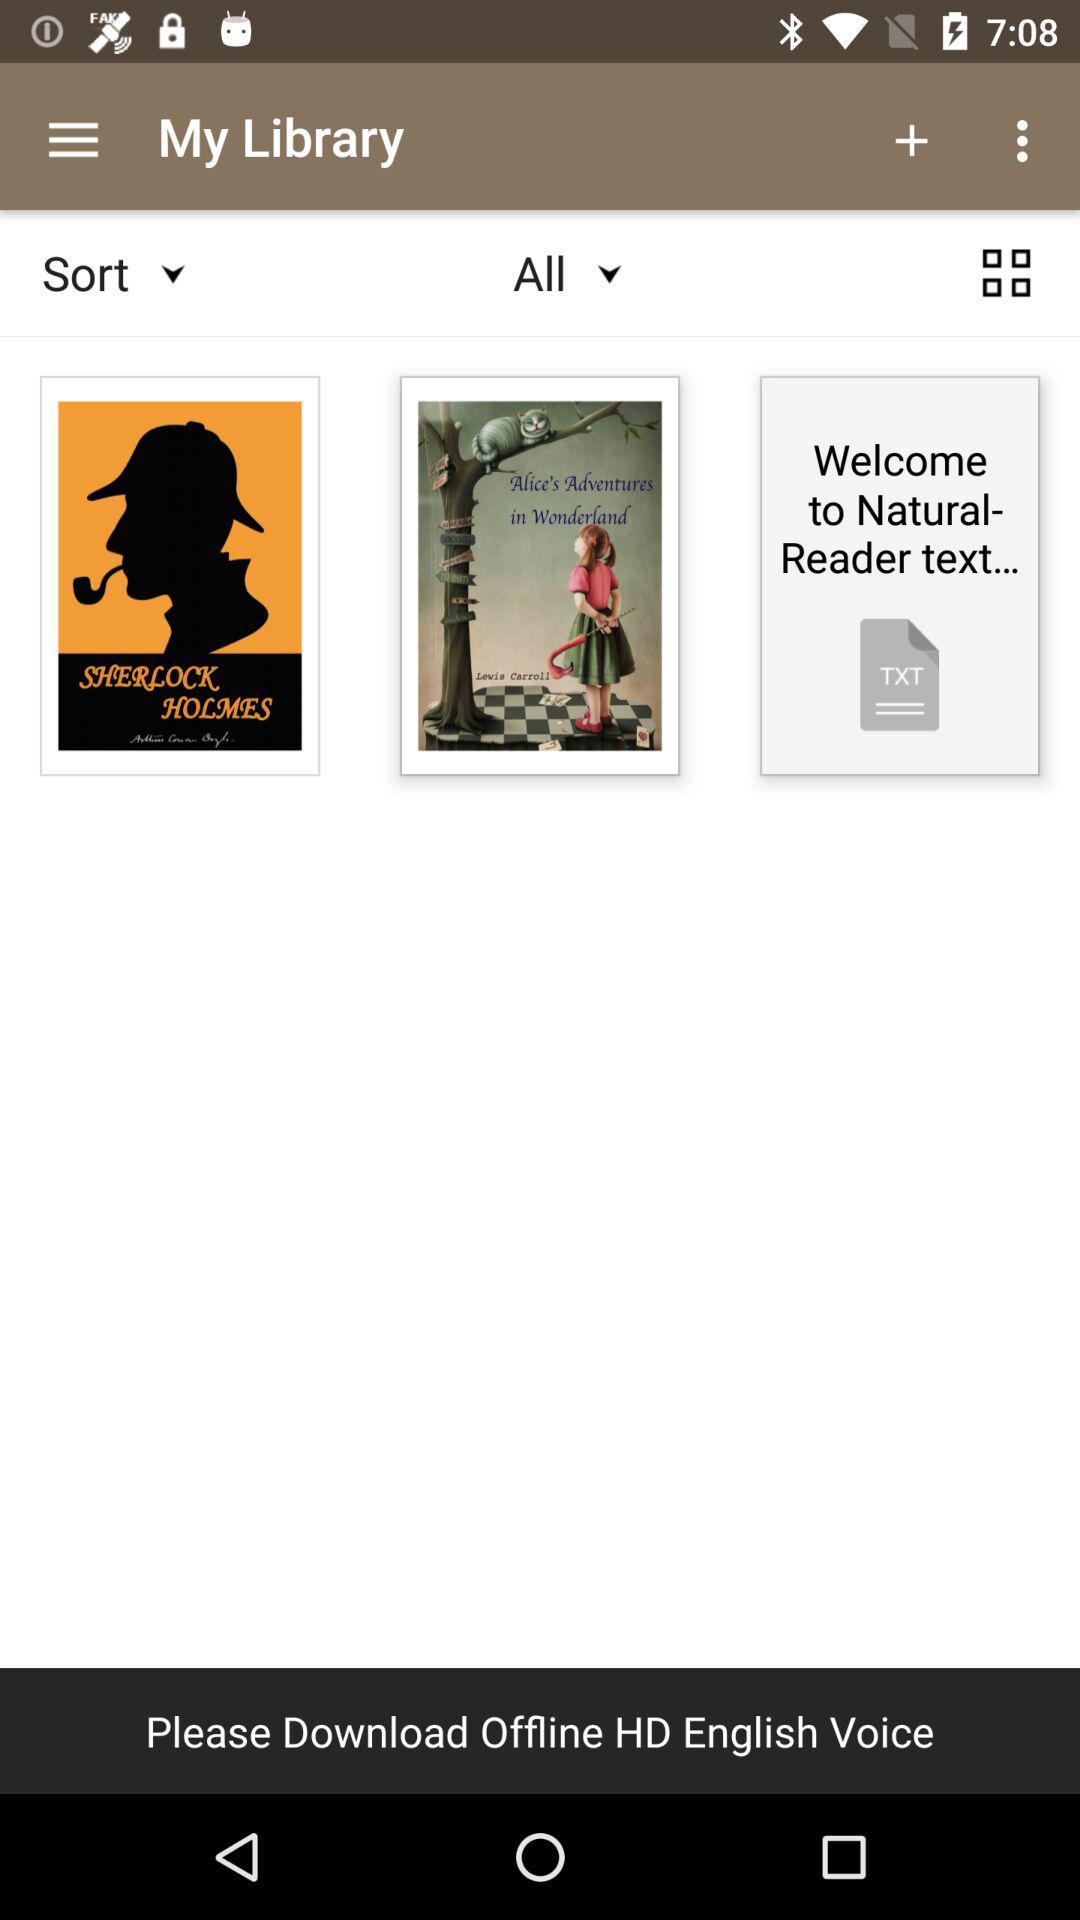 This screenshot has height=1920, width=1080. I want to click on options icon, so click(1027, 139).